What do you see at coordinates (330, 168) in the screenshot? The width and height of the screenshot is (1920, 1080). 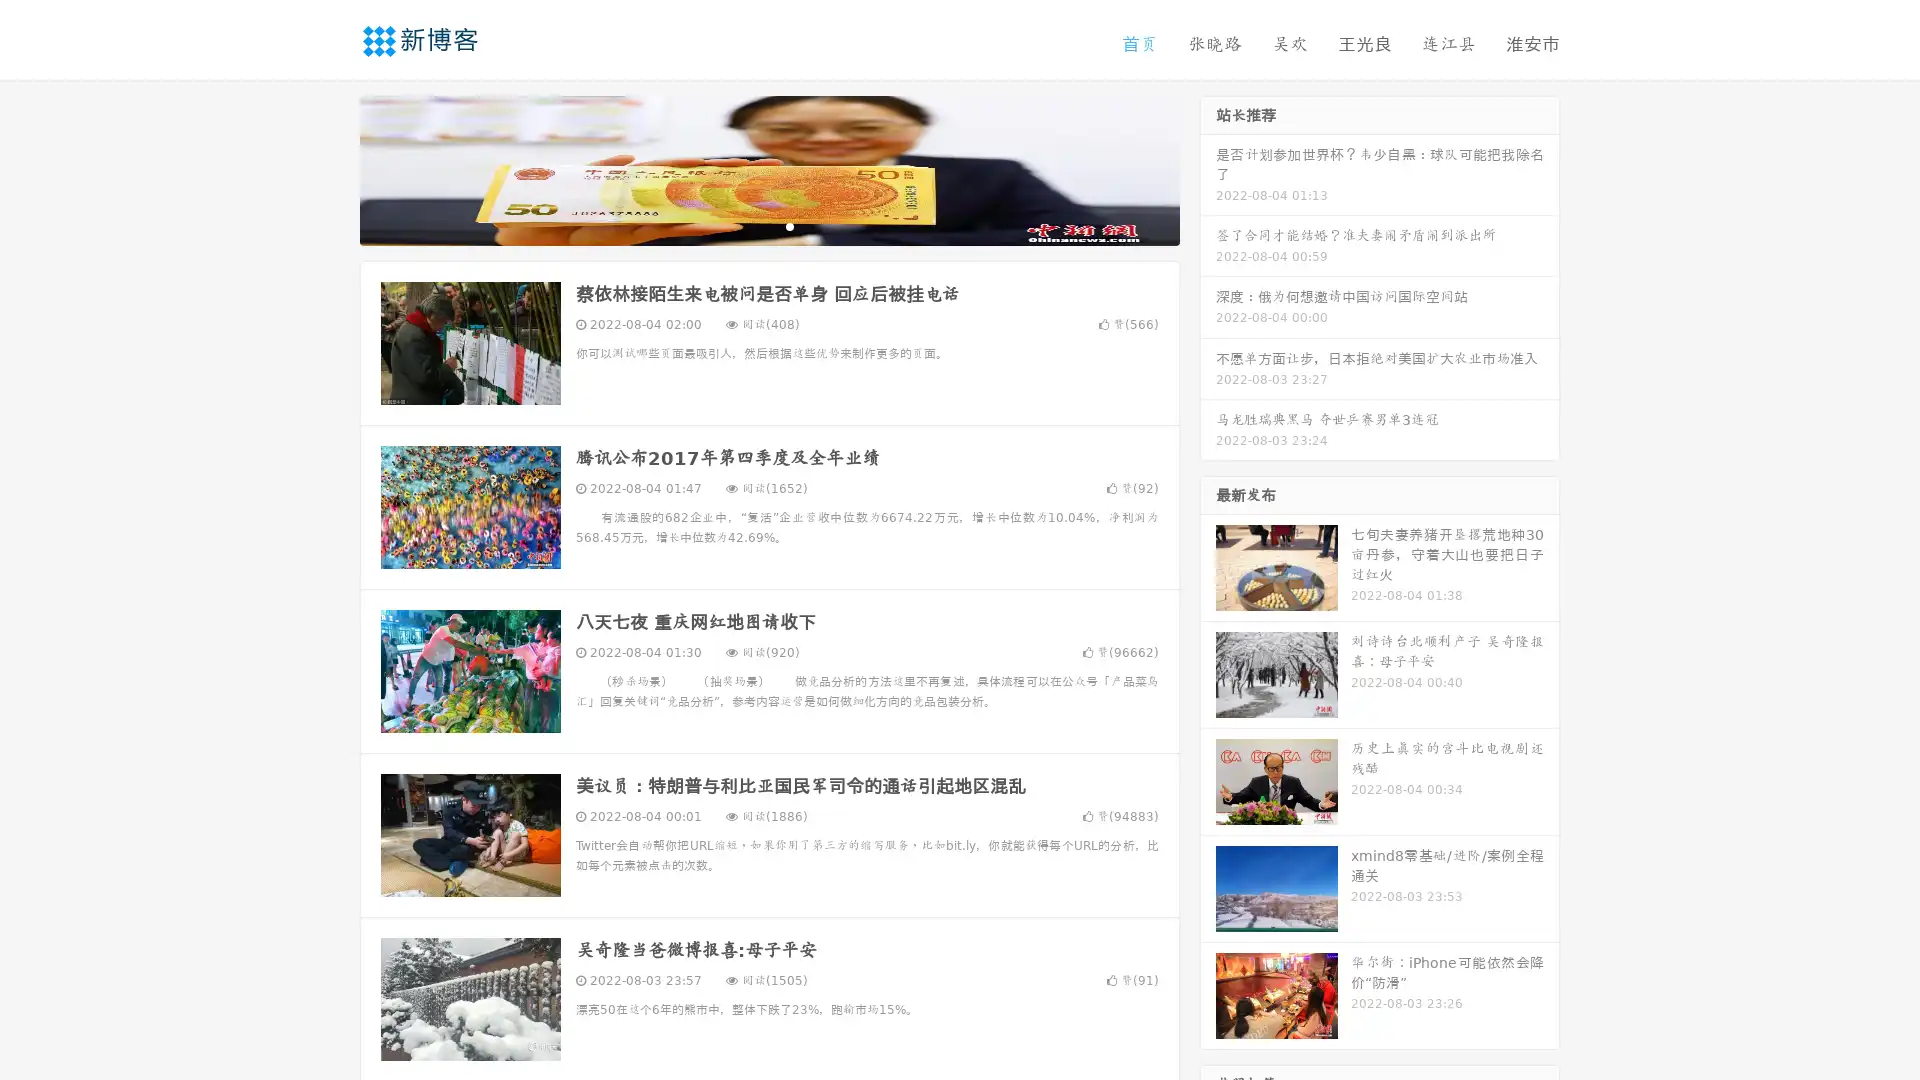 I see `Previous slide` at bounding box center [330, 168].